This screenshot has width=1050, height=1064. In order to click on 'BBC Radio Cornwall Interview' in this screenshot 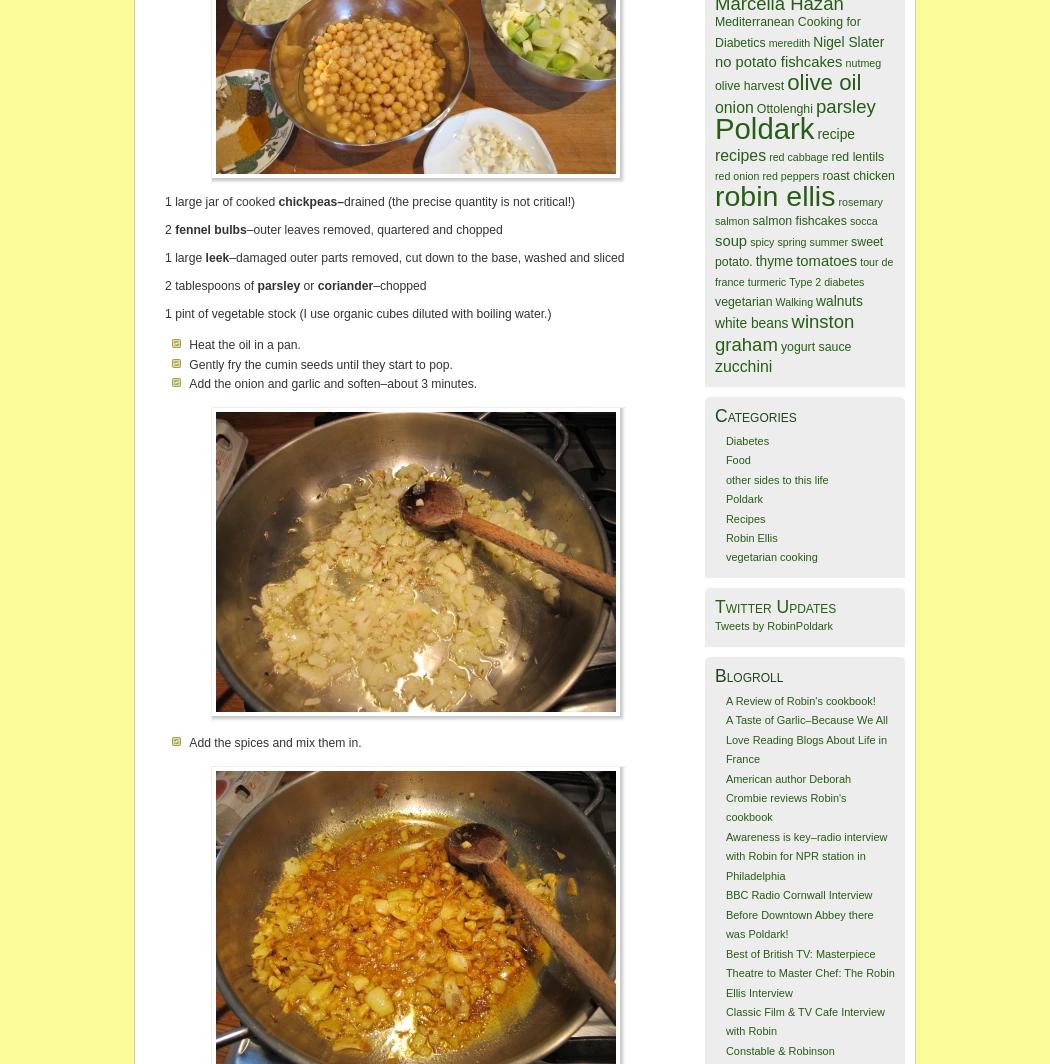, I will do `click(797, 895)`.